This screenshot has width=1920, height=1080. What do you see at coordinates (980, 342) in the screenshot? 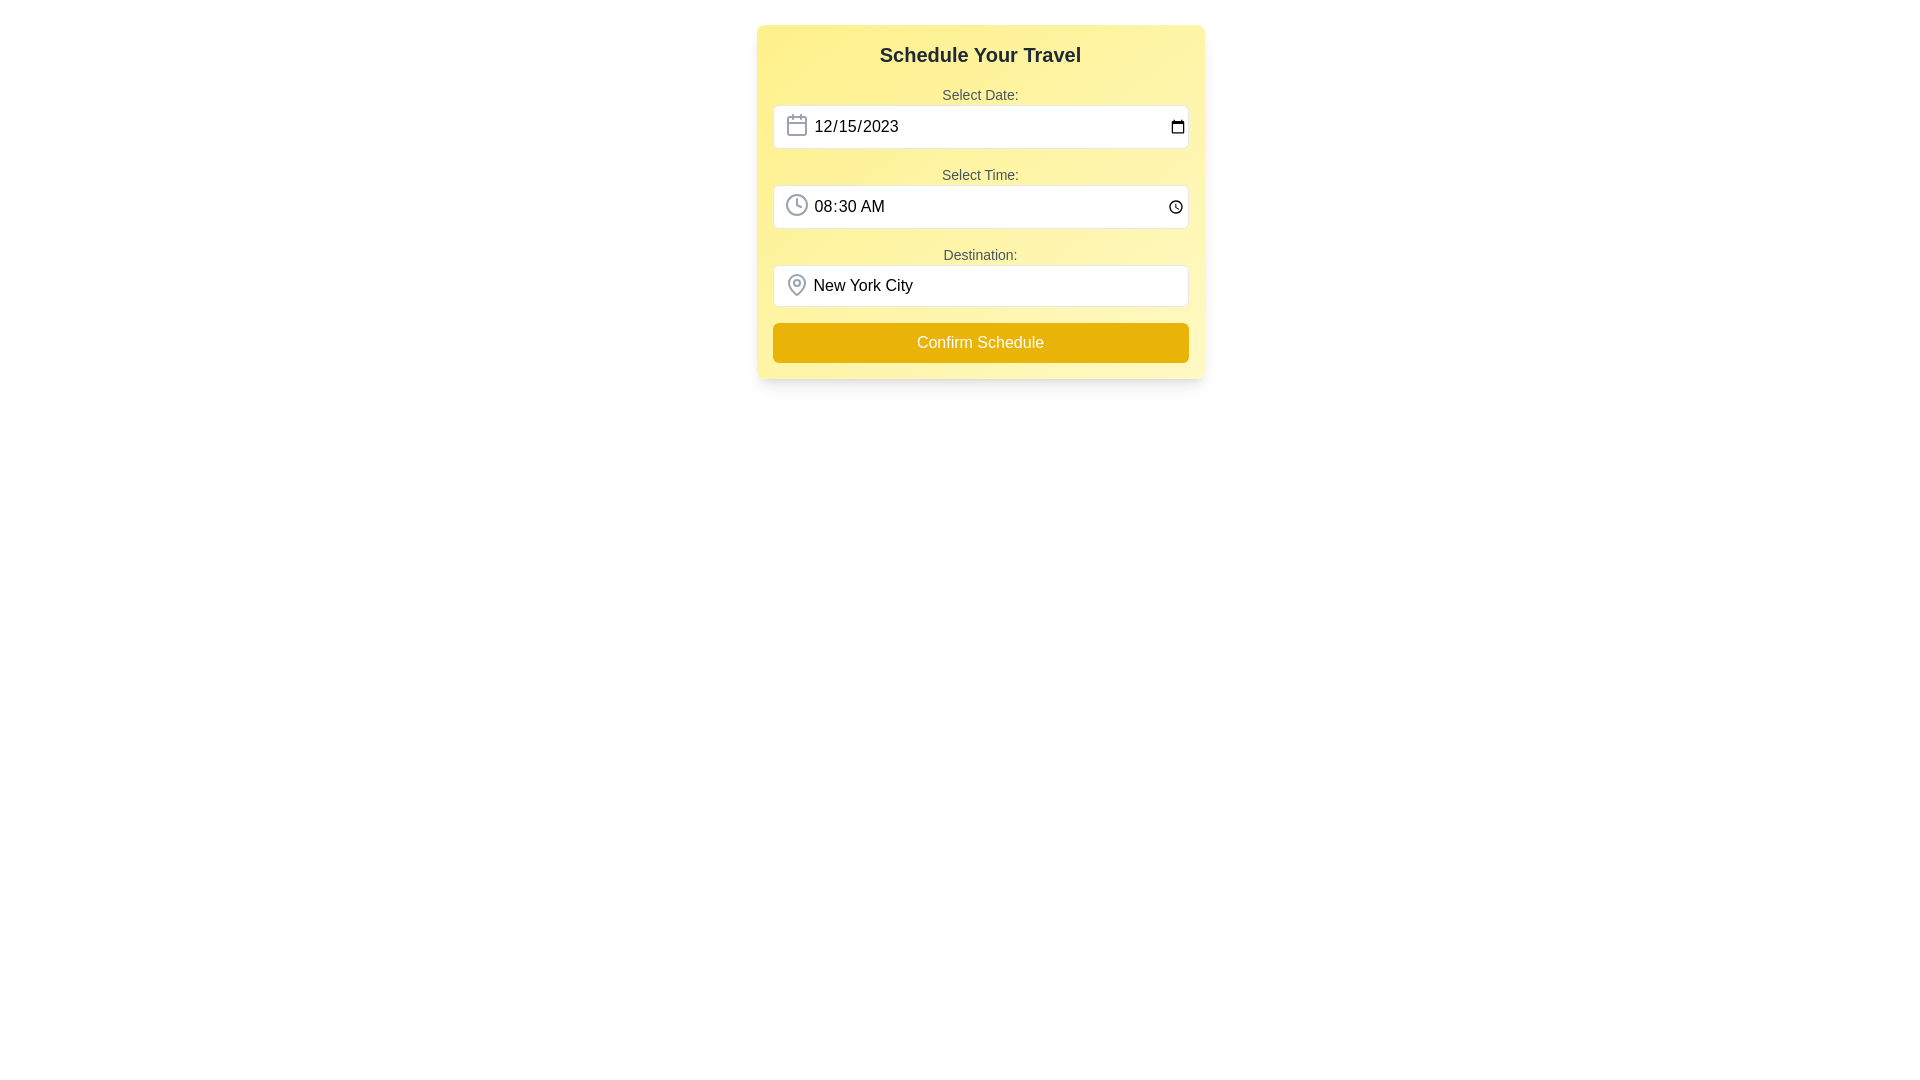
I see `the 'Confirm Schedule' button with a yellow background and white text` at bounding box center [980, 342].